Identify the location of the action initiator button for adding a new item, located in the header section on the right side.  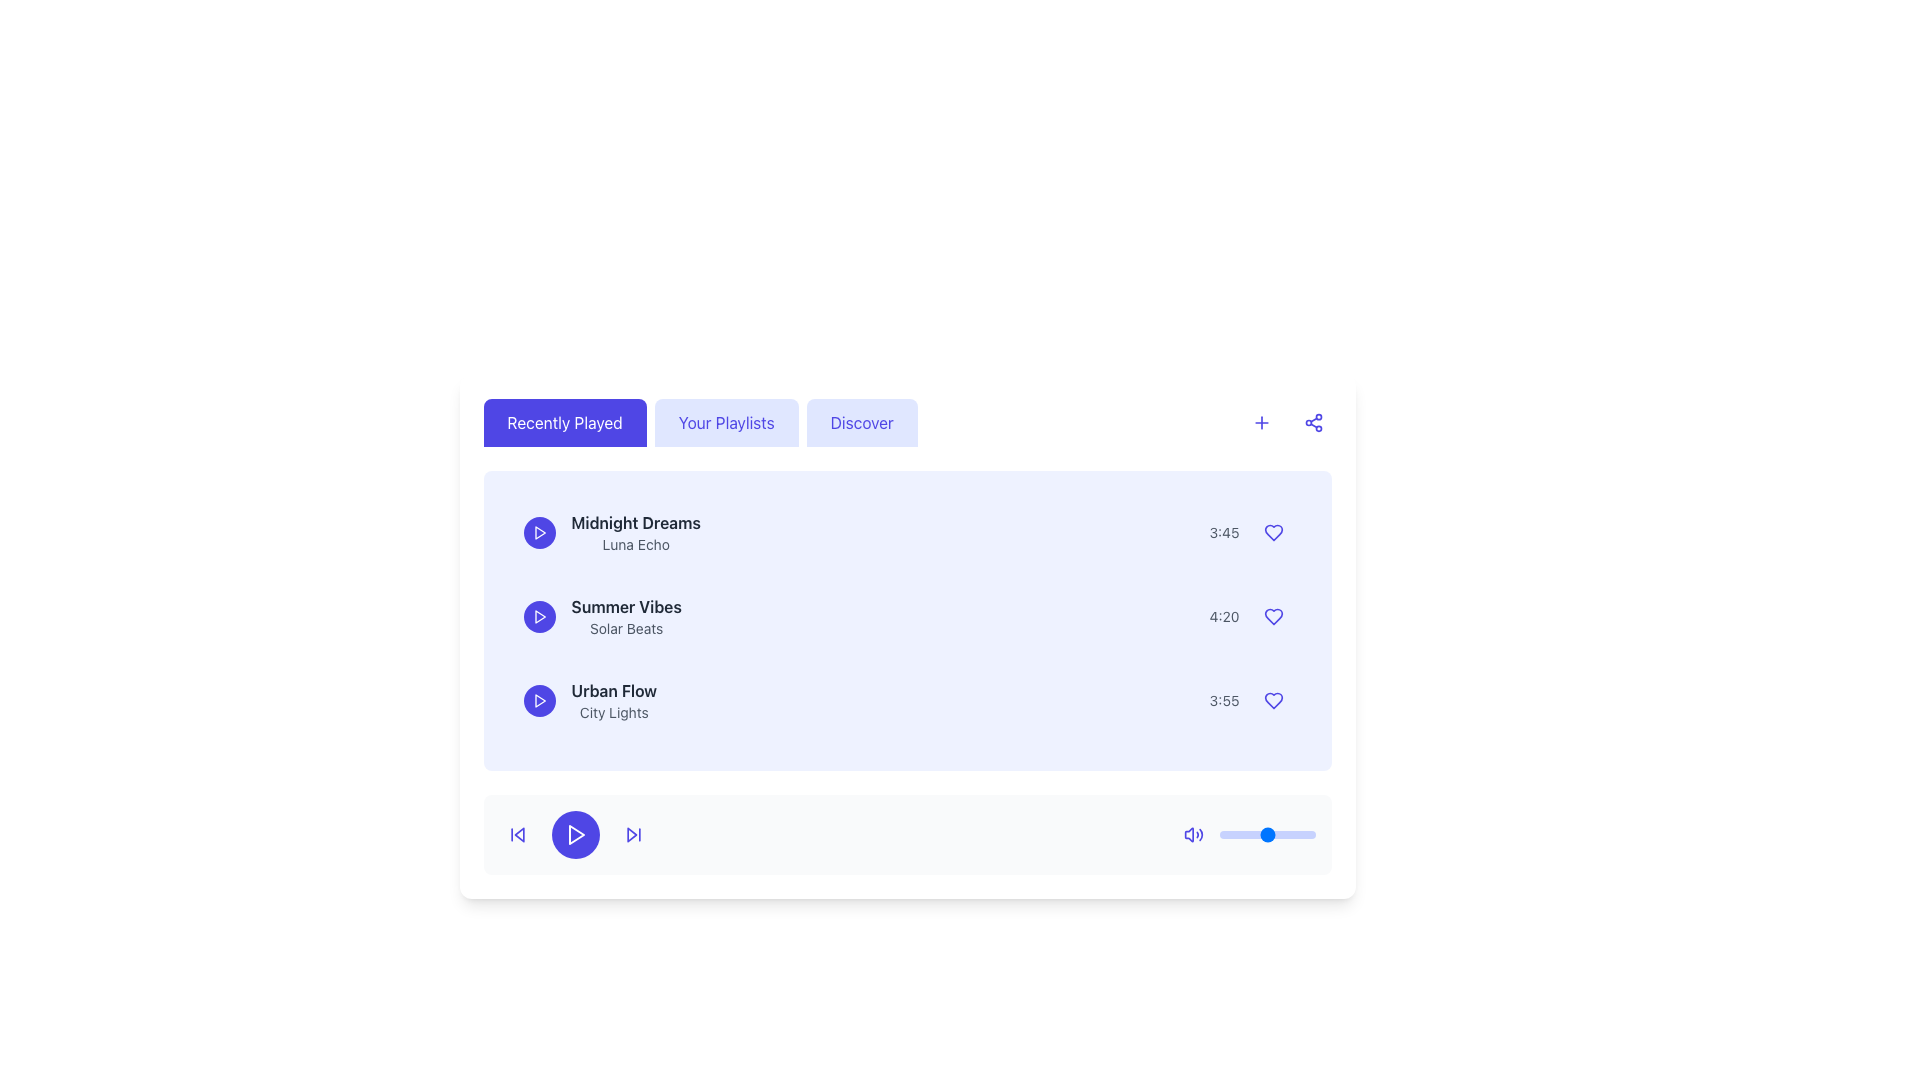
(1260, 422).